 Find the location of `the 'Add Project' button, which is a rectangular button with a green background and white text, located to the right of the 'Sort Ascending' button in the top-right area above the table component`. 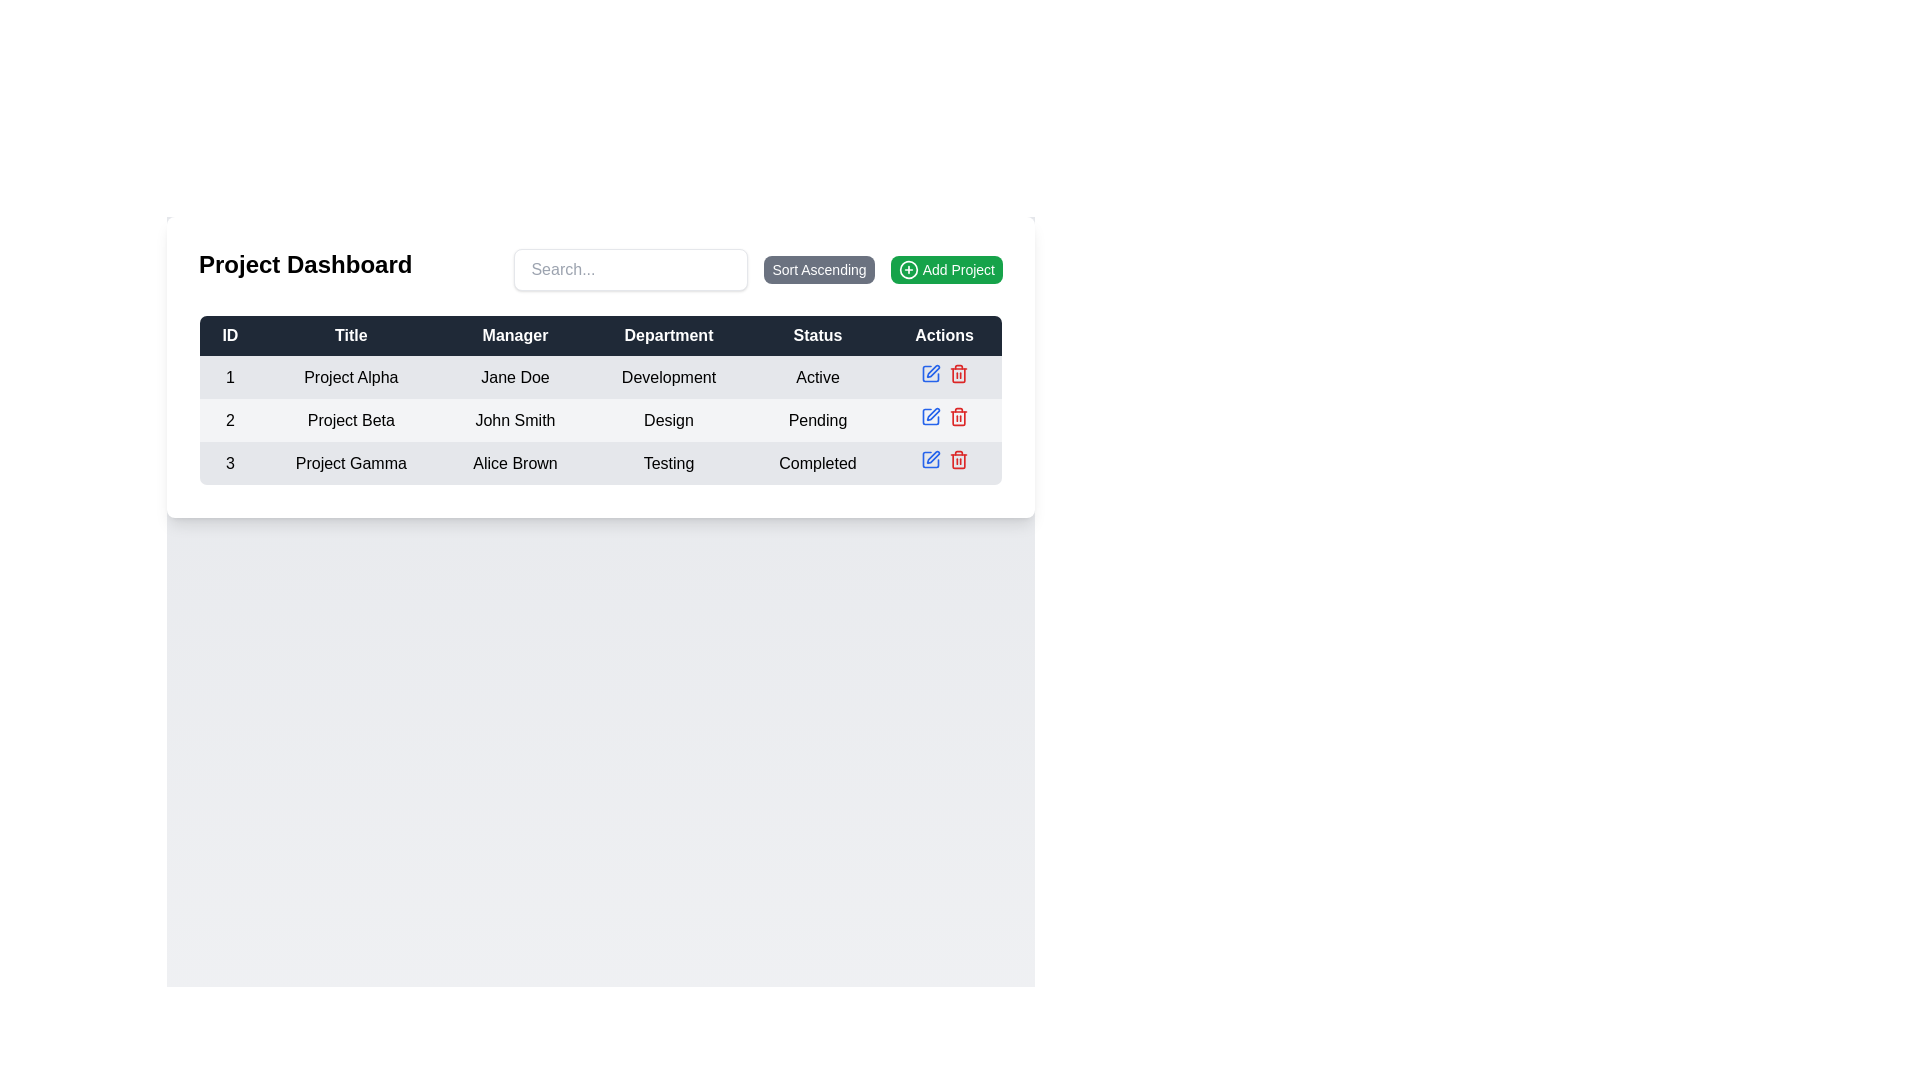

the 'Add Project' button, which is a rectangular button with a green background and white text, located to the right of the 'Sort Ascending' button in the top-right area above the table component is located at coordinates (945, 270).